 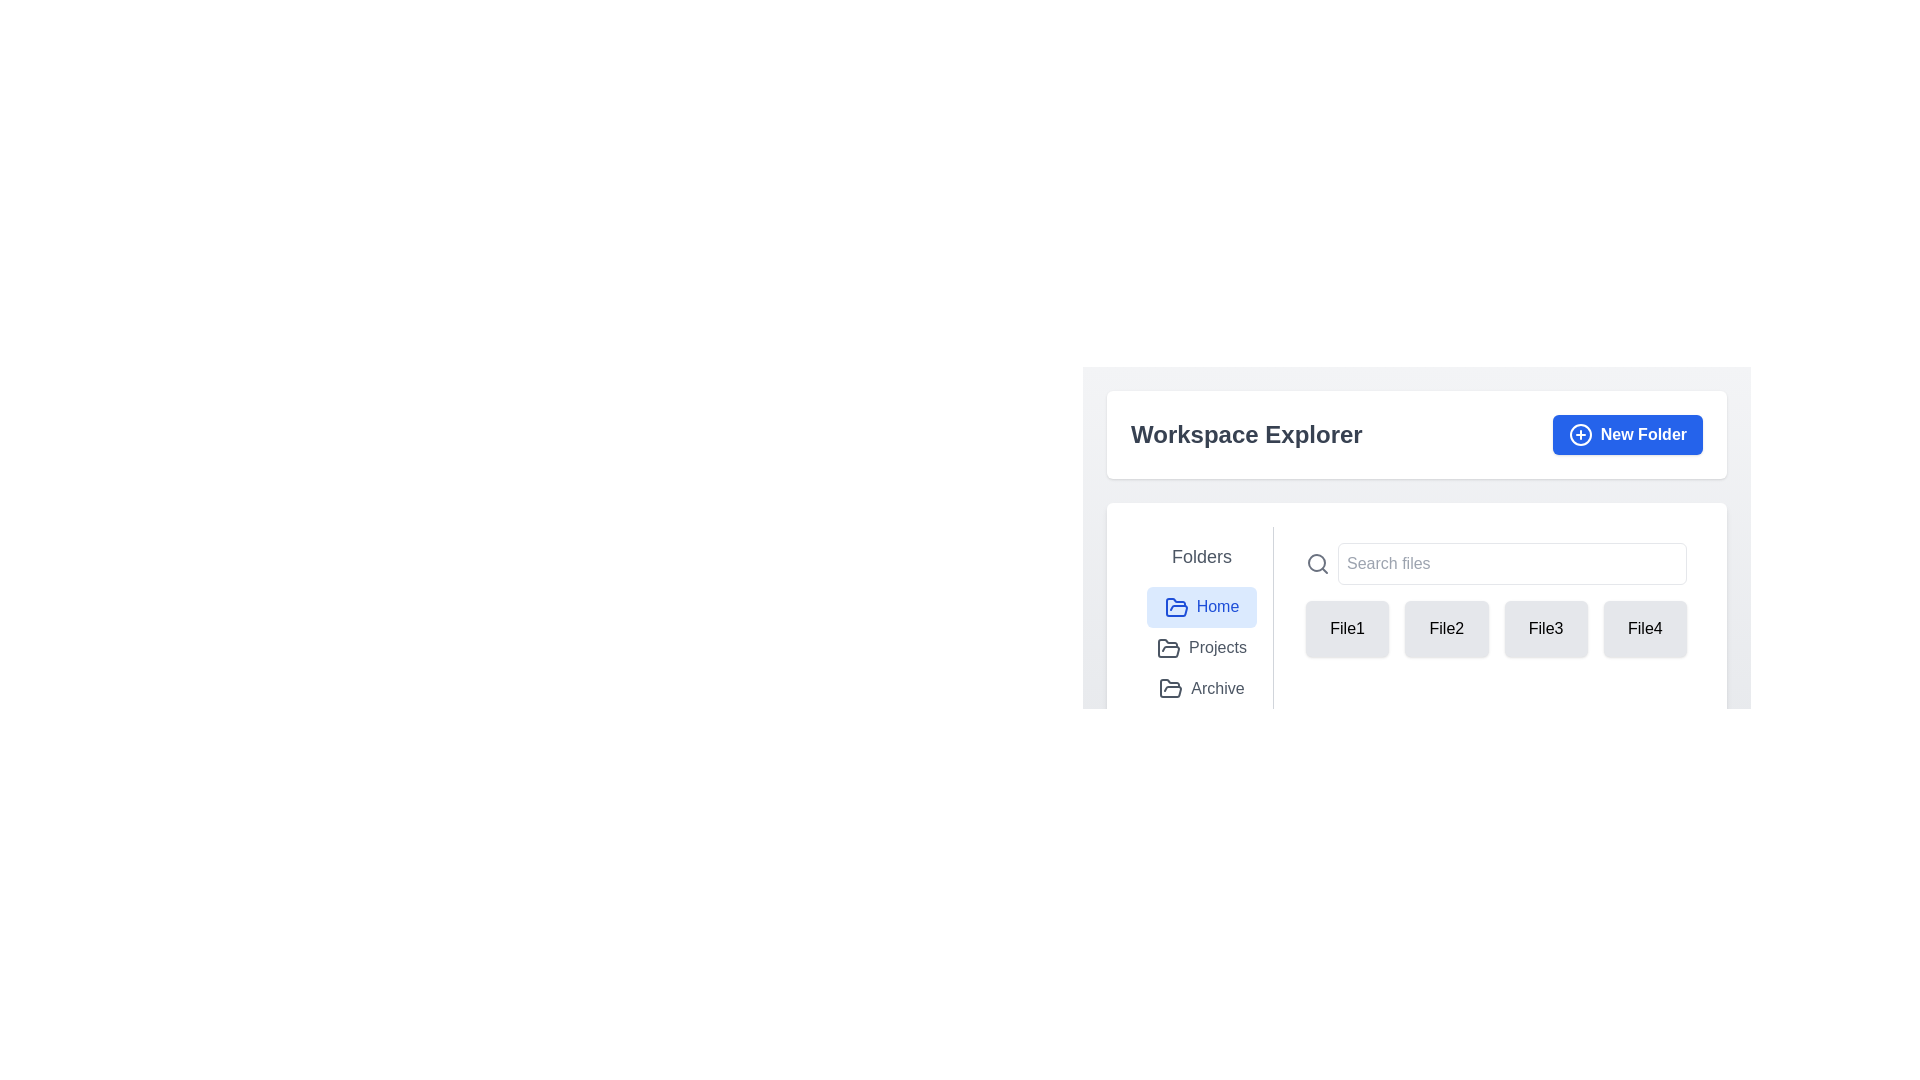 I want to click on the circular '+' icon located to the left of the 'New Folder' button on the top interface bar to trigger any potential tooltip, so click(x=1579, y=434).